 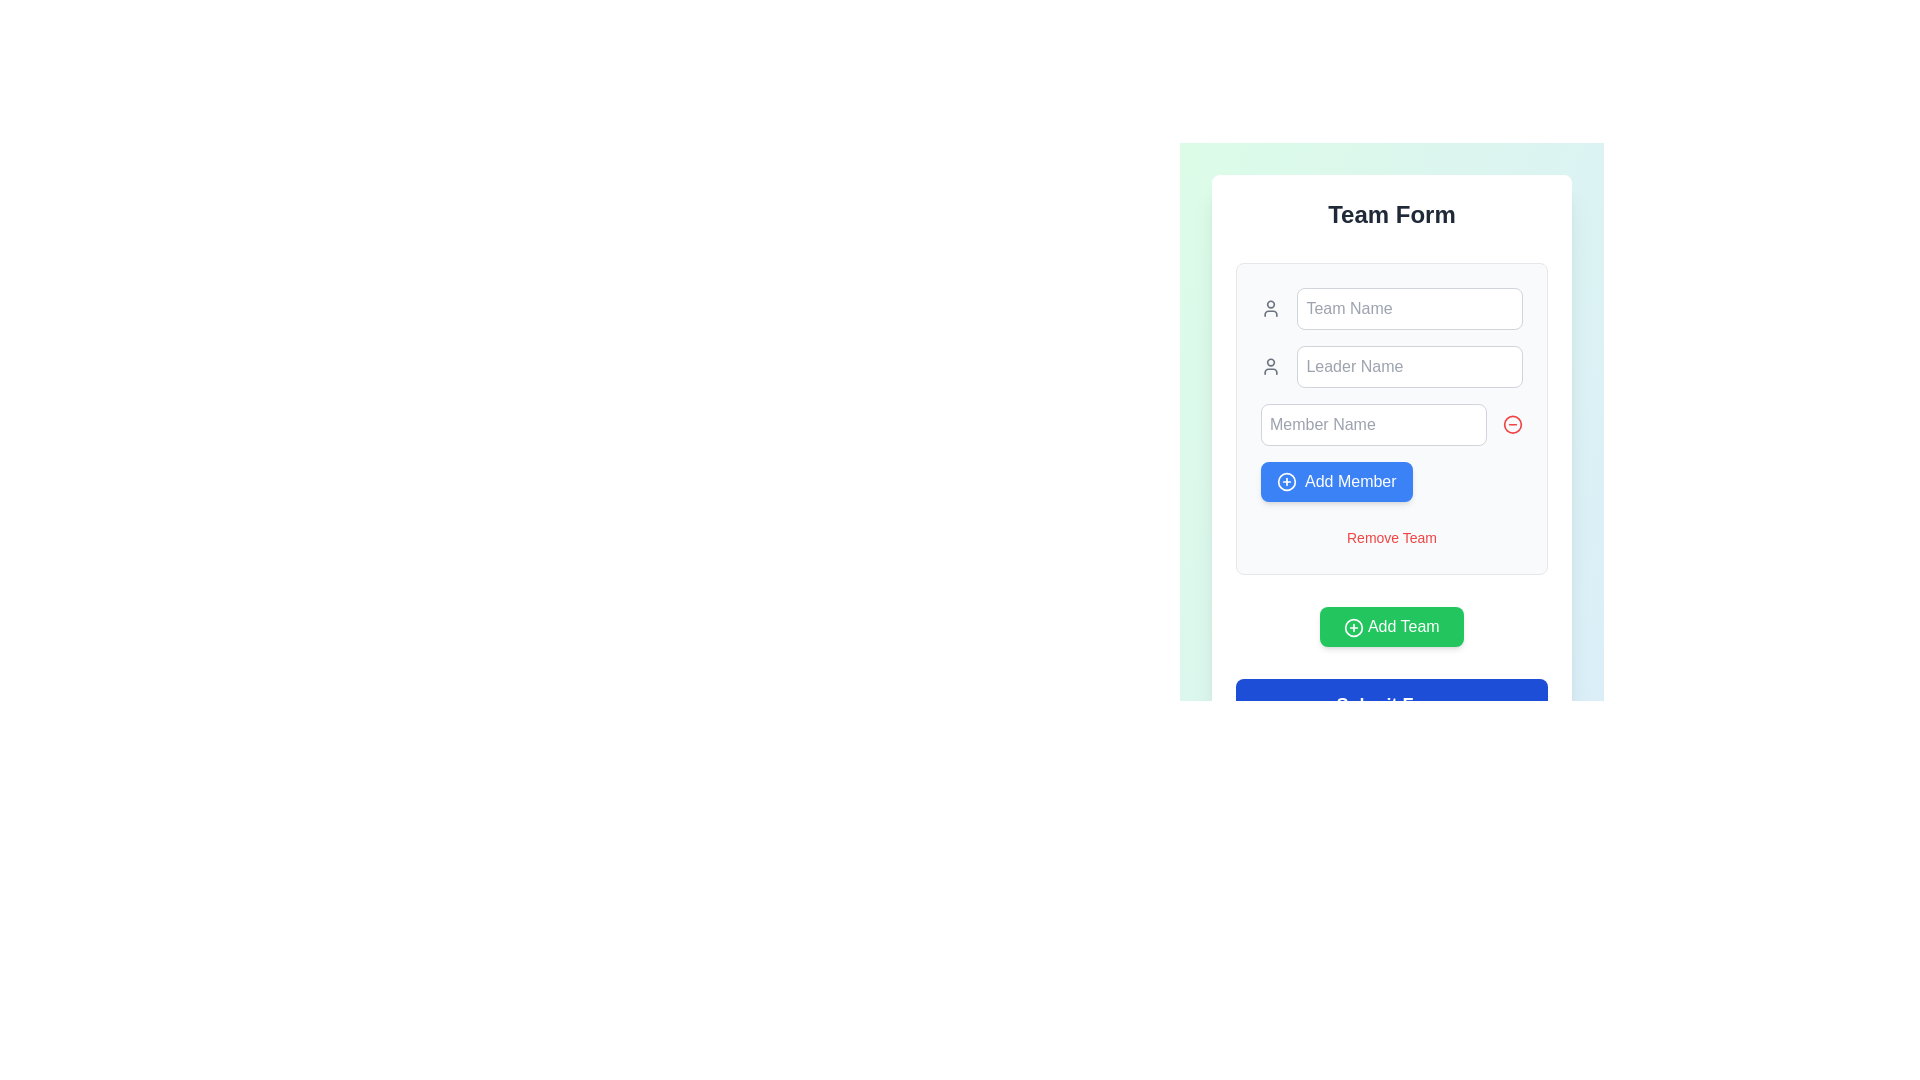 What do you see at coordinates (1354, 626) in the screenshot?
I see `the circular graphical decoration centered on the 'Add Team' button, which visually enhances its purpose` at bounding box center [1354, 626].